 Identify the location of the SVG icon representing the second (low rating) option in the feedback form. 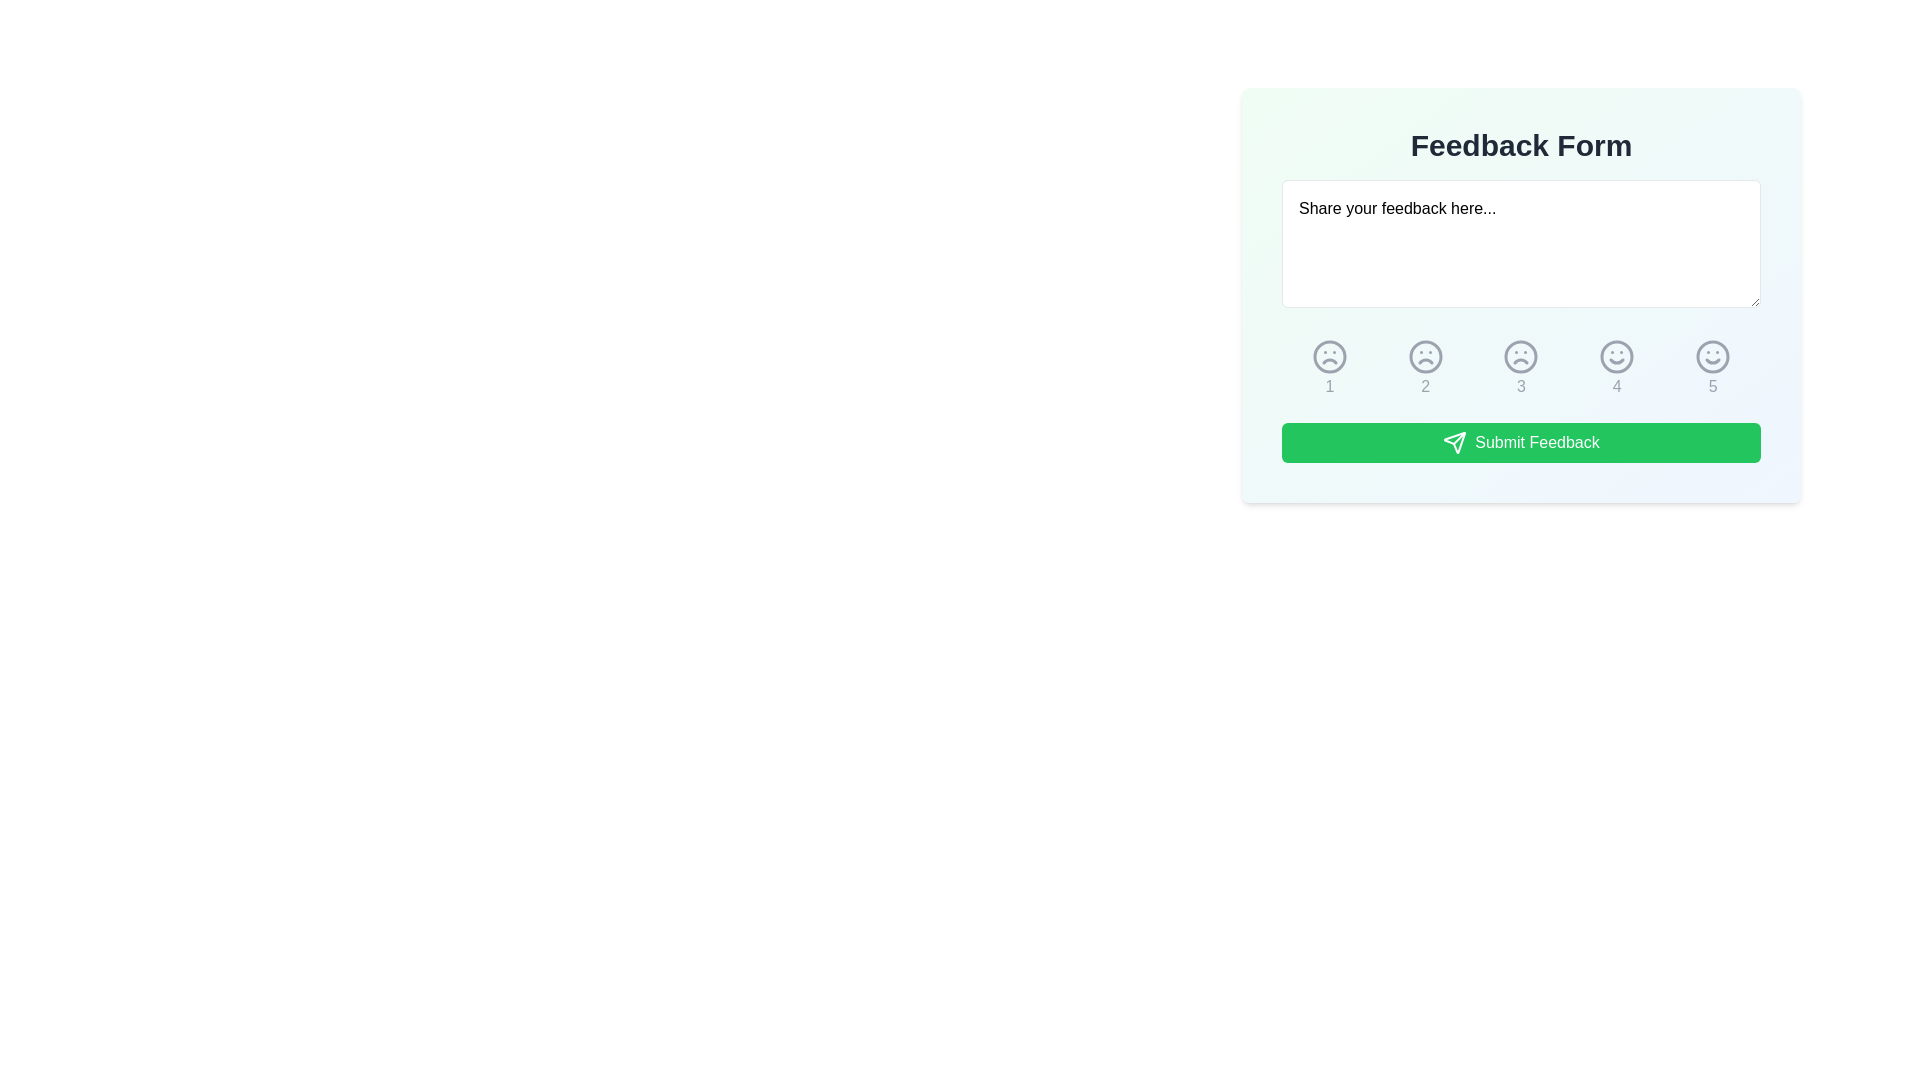
(1424, 356).